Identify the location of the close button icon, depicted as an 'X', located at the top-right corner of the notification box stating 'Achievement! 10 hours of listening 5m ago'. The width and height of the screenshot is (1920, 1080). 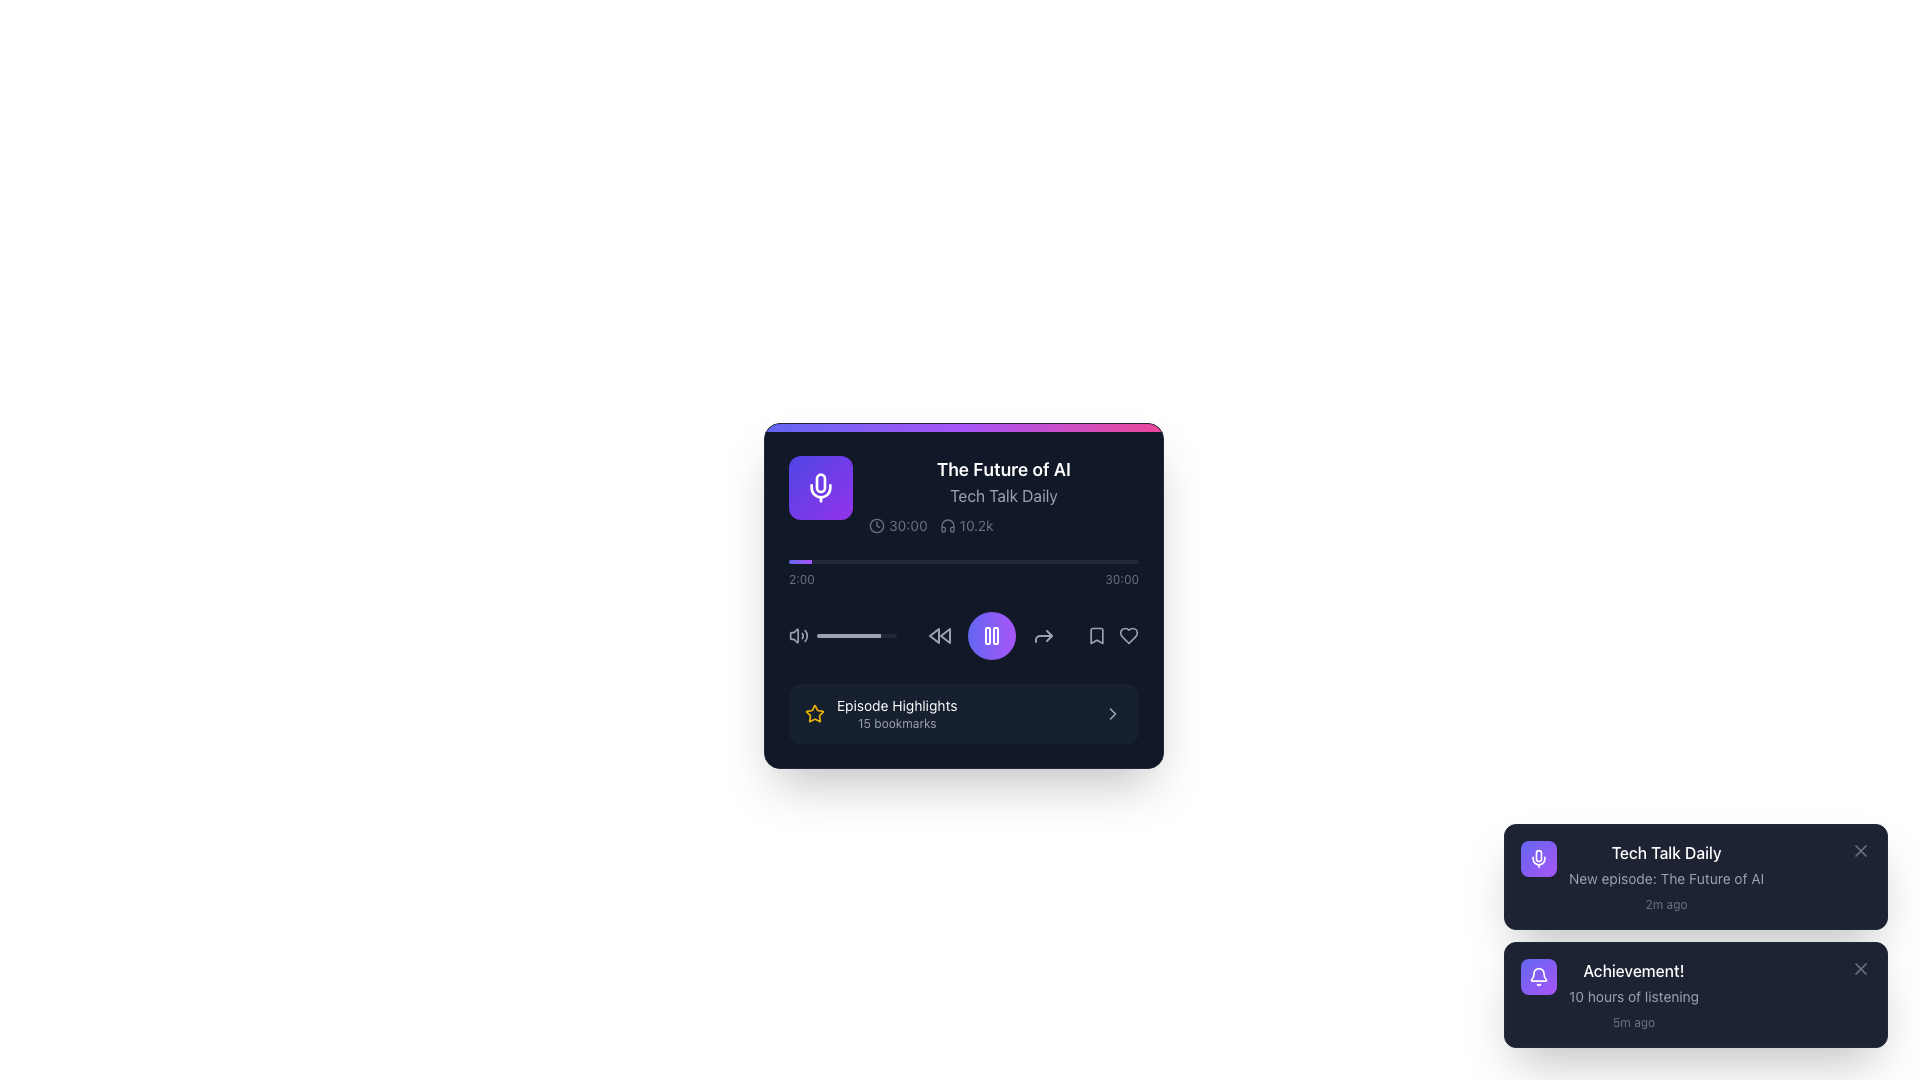
(1860, 967).